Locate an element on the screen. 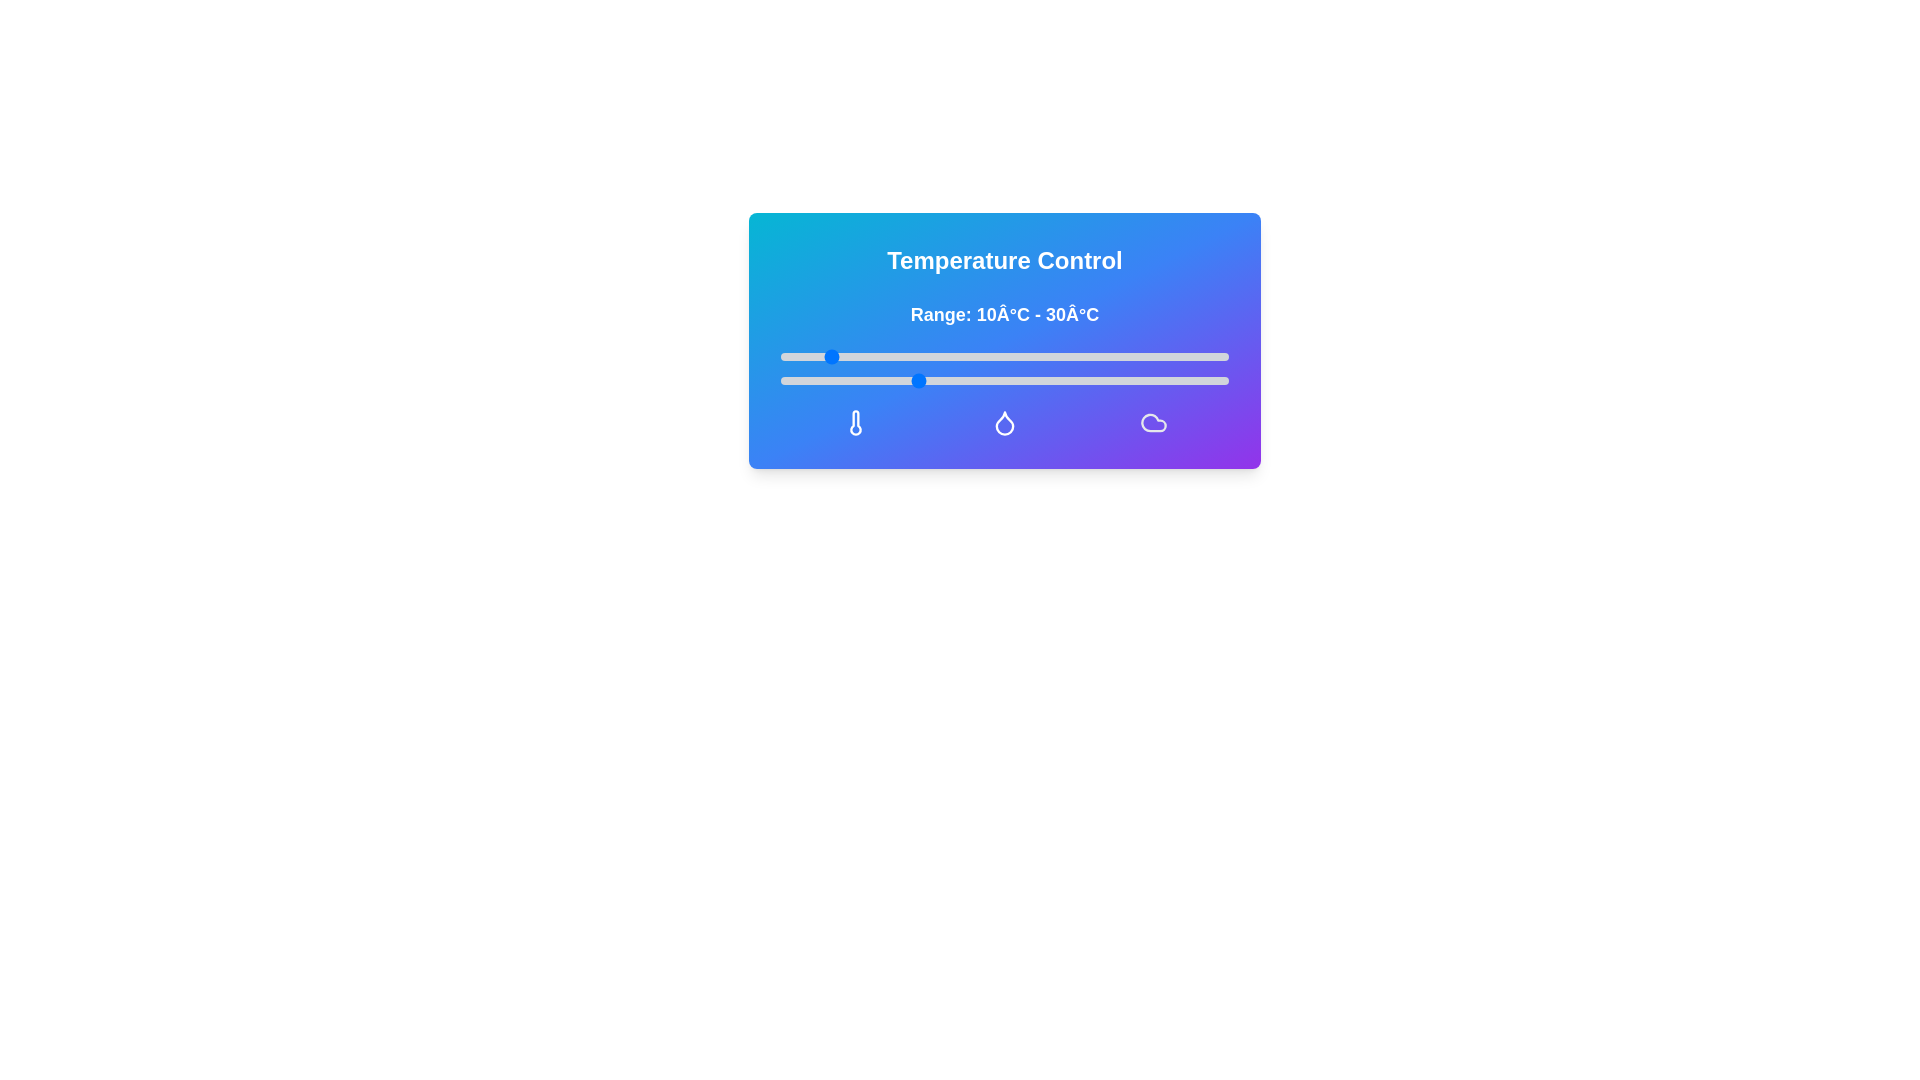  the slider is located at coordinates (1214, 381).